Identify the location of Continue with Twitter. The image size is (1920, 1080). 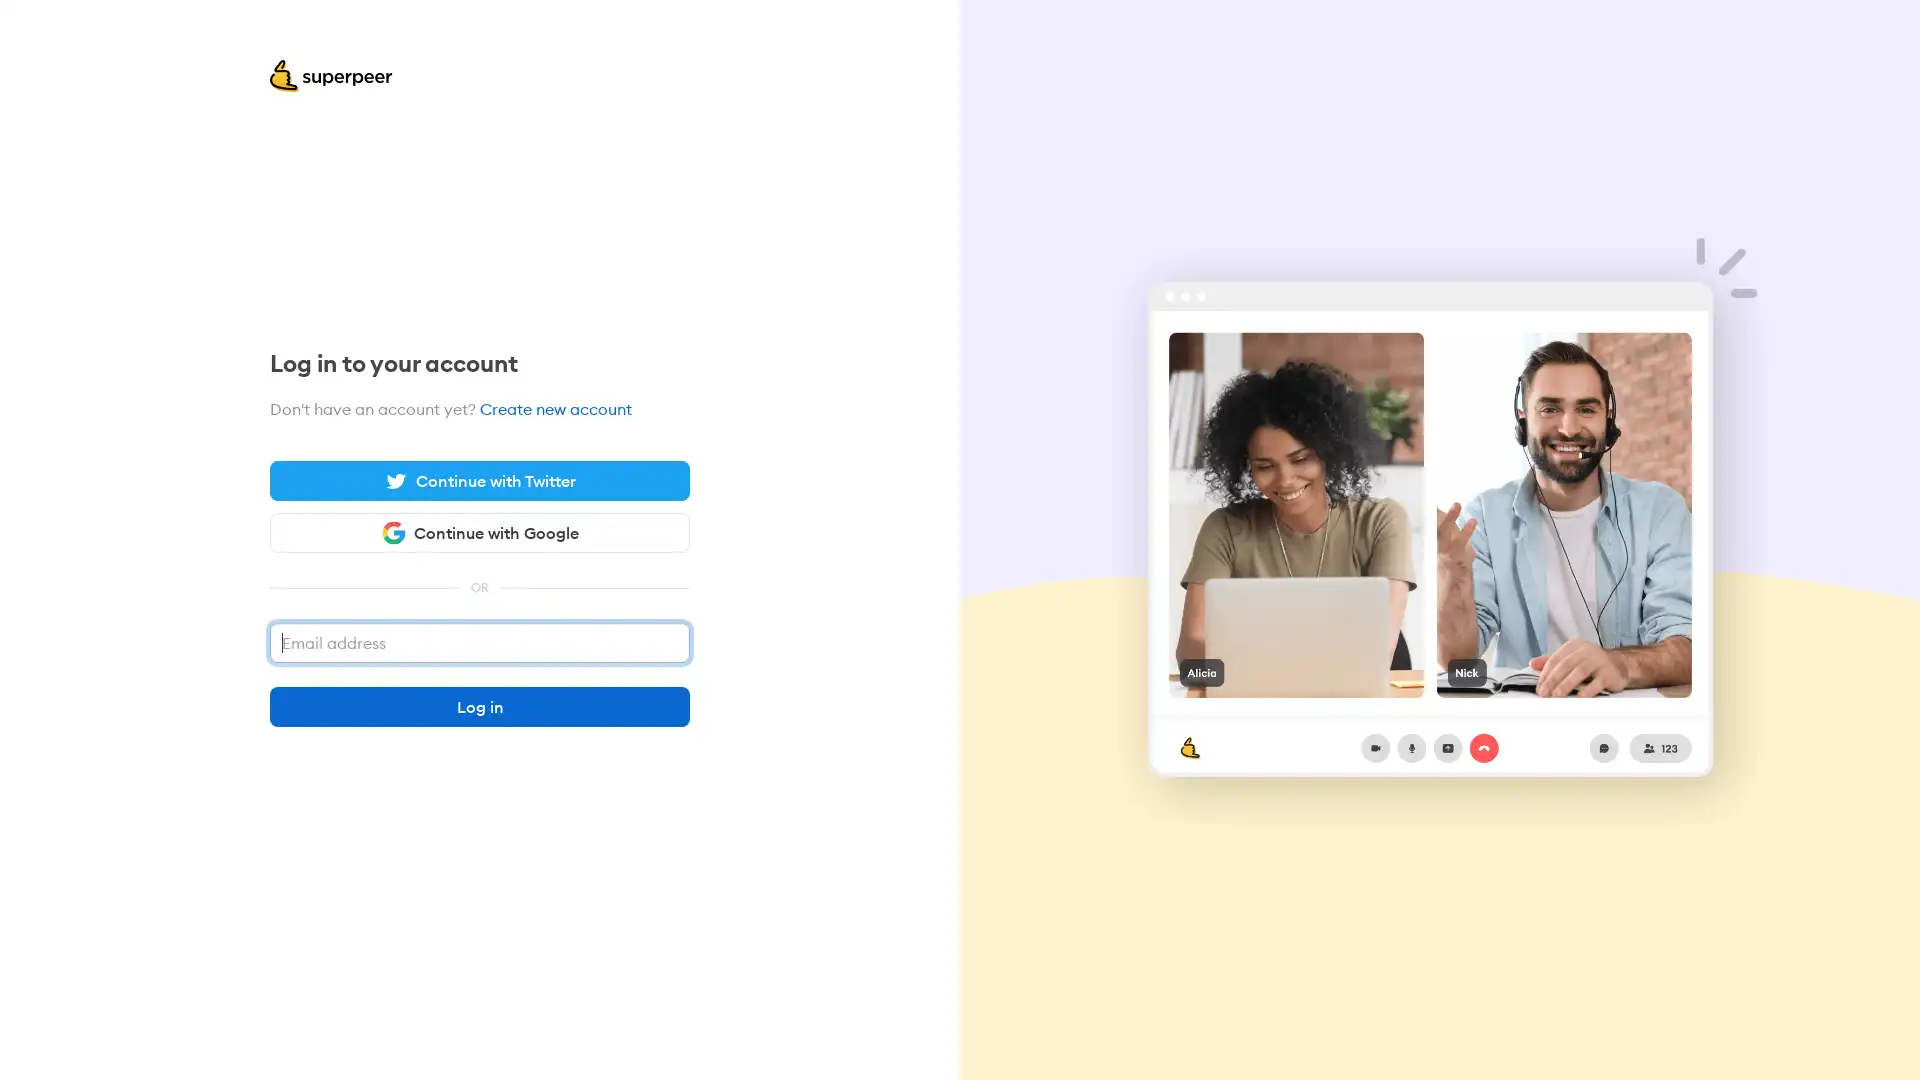
(480, 481).